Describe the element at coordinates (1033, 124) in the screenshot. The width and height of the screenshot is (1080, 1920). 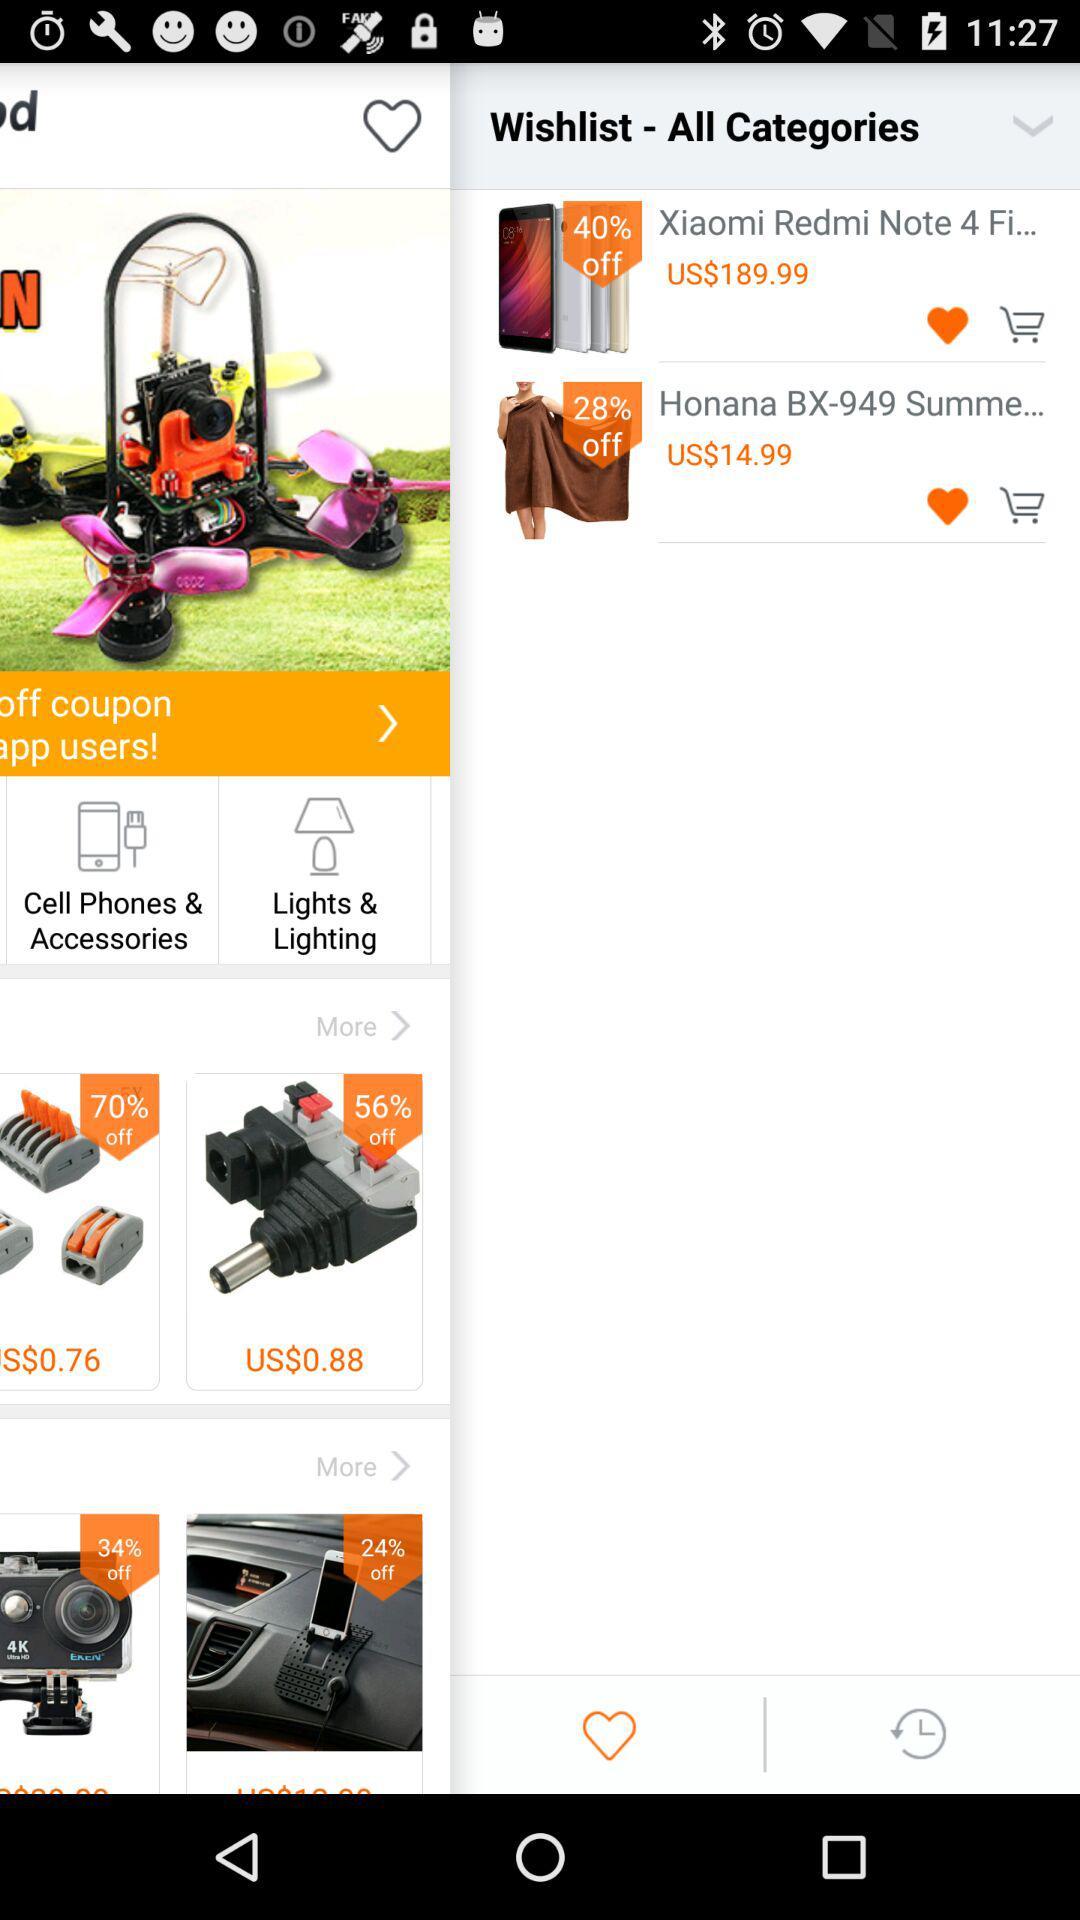
I see `the app to the right of the wishlist - all categories icon` at that location.